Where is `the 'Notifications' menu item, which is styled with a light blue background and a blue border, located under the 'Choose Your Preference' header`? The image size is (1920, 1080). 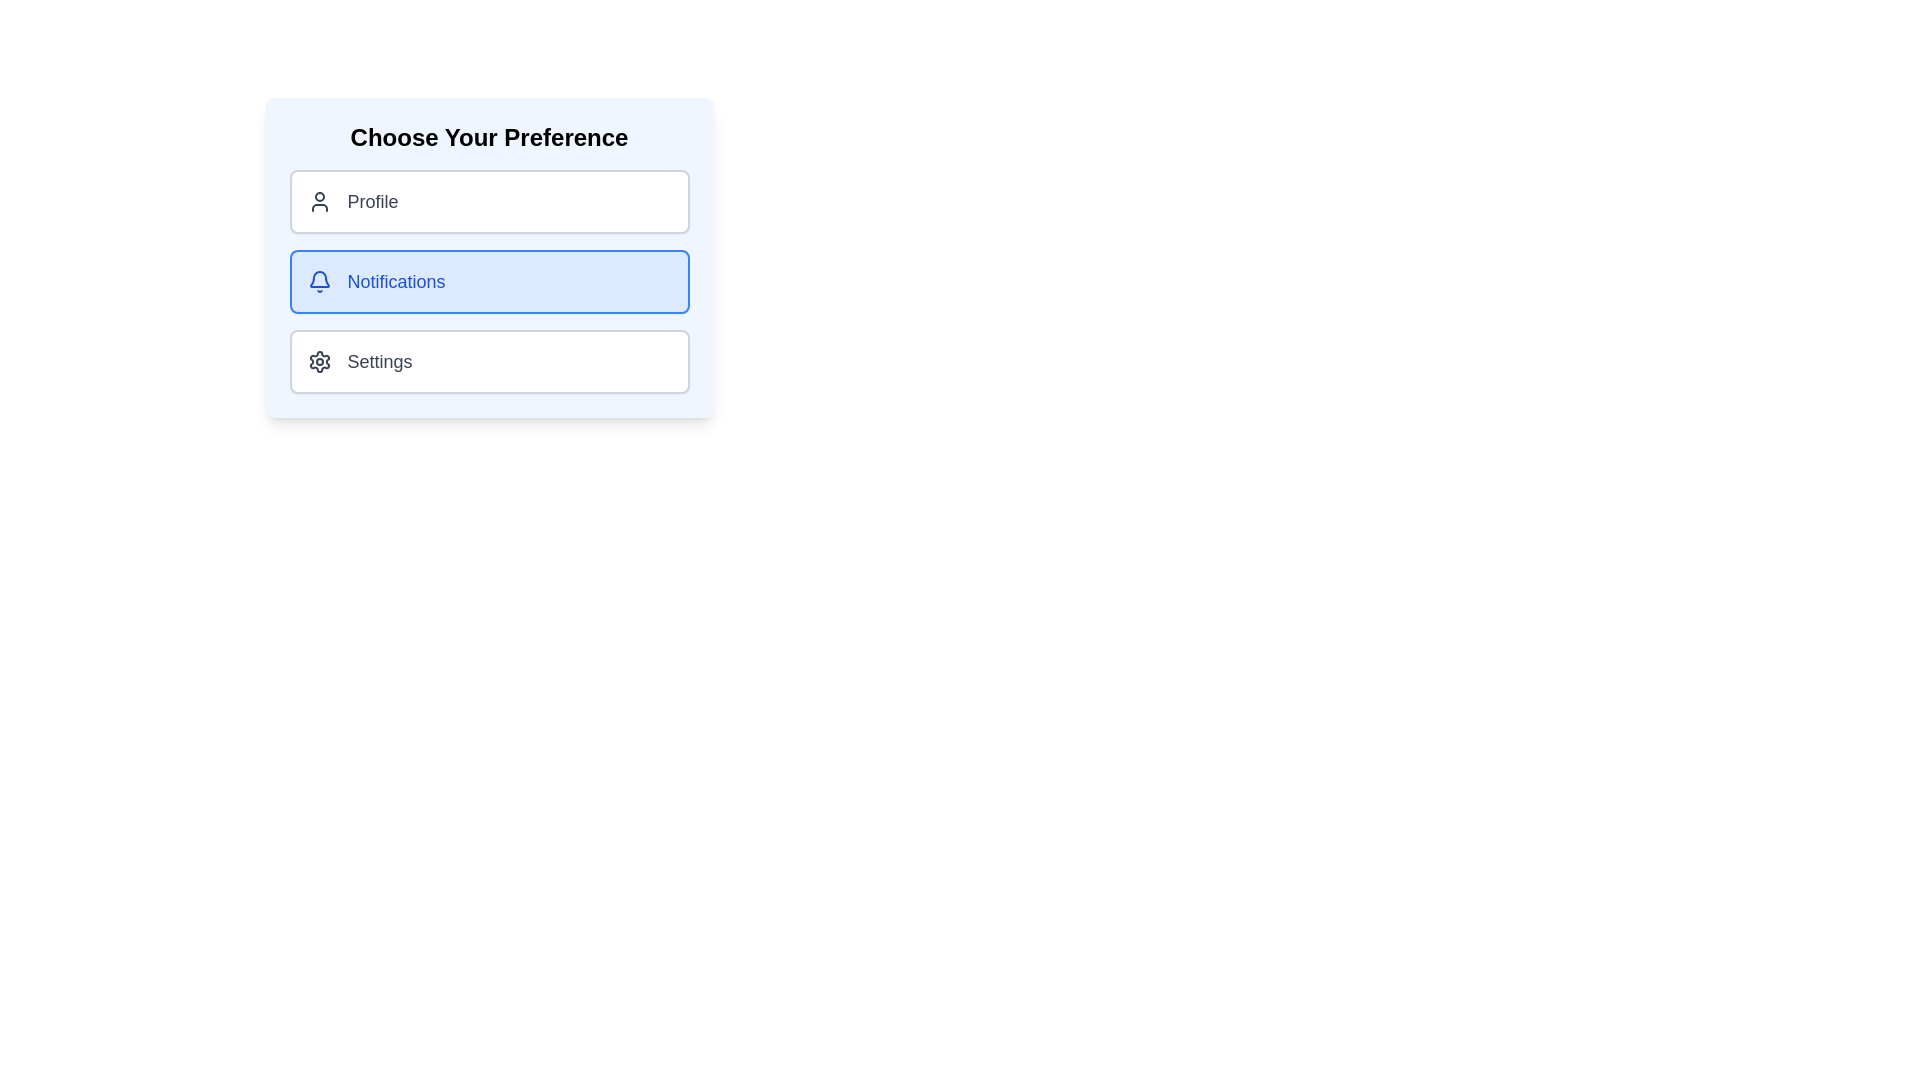 the 'Notifications' menu item, which is styled with a light blue background and a blue border, located under the 'Choose Your Preference' header is located at coordinates (489, 257).